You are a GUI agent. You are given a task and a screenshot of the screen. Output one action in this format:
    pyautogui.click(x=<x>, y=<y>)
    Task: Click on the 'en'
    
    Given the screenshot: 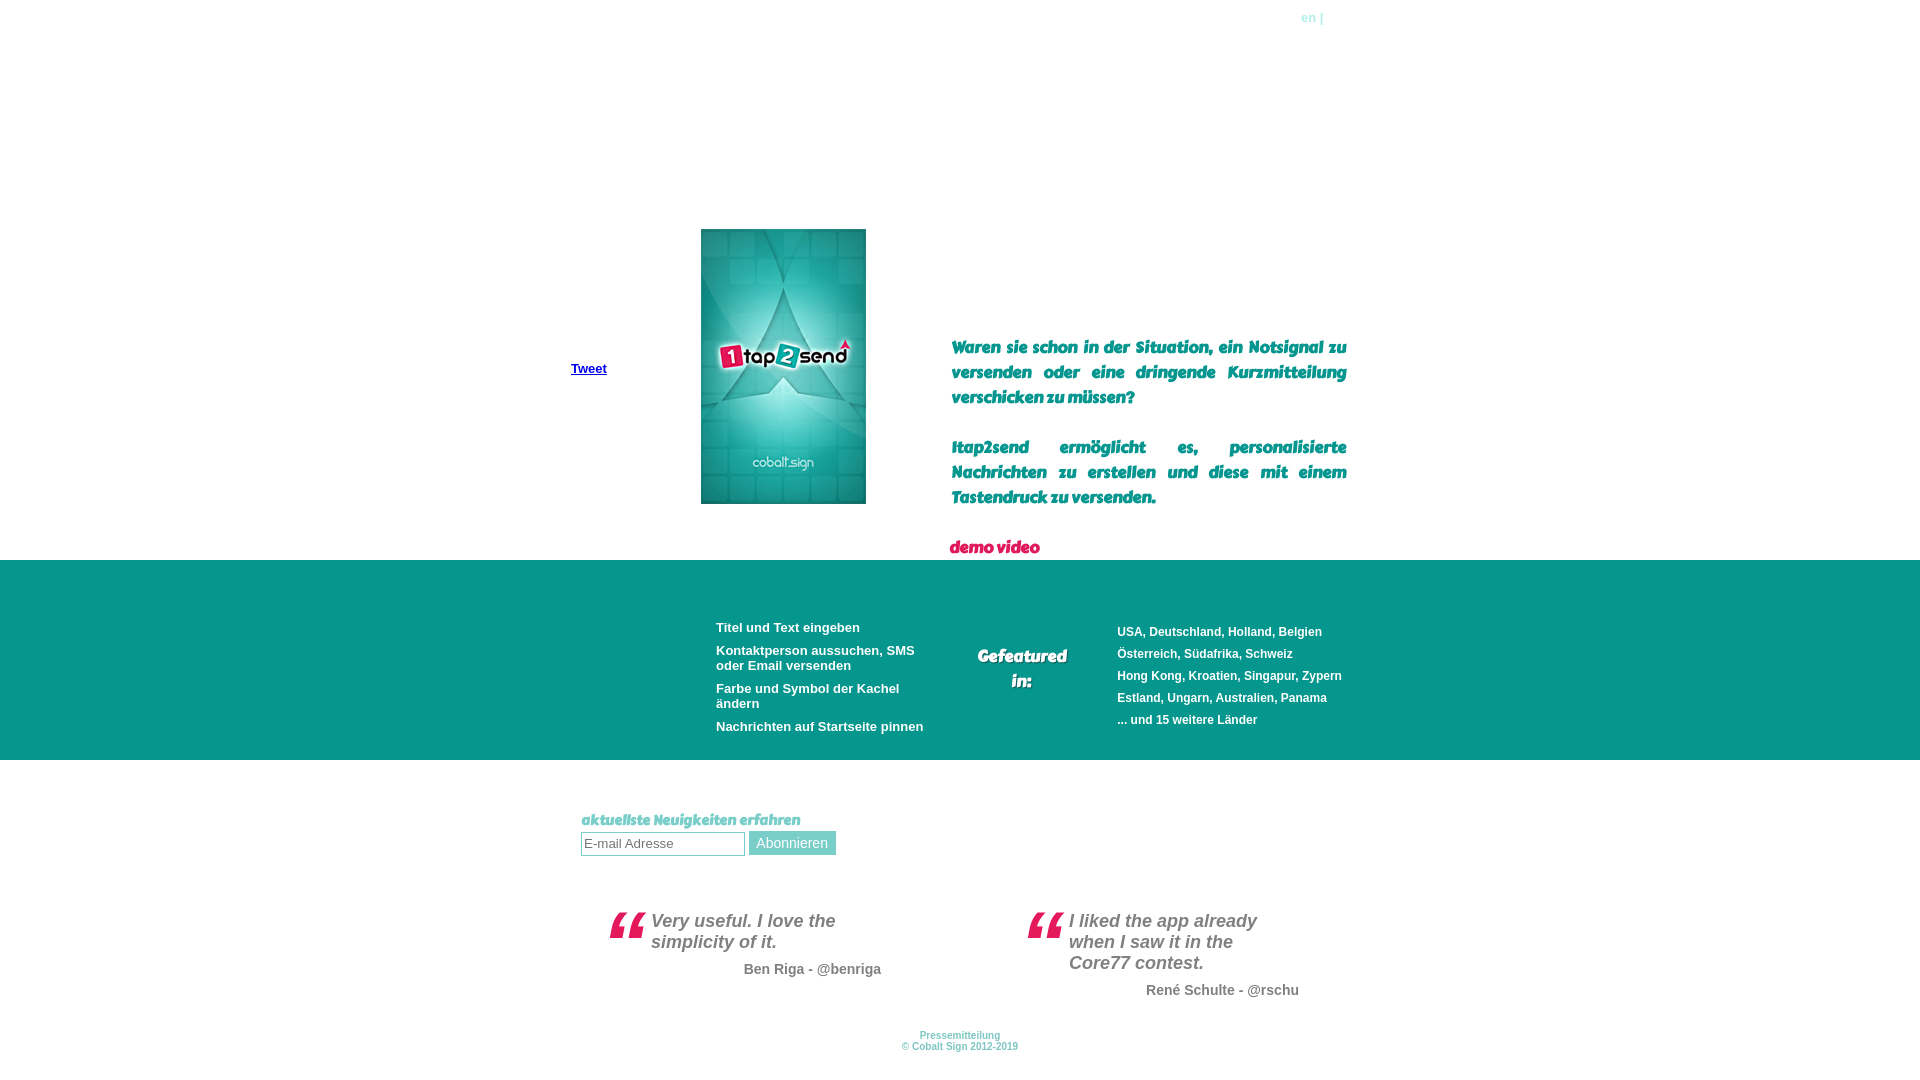 What is the action you would take?
    pyautogui.click(x=1308, y=17)
    